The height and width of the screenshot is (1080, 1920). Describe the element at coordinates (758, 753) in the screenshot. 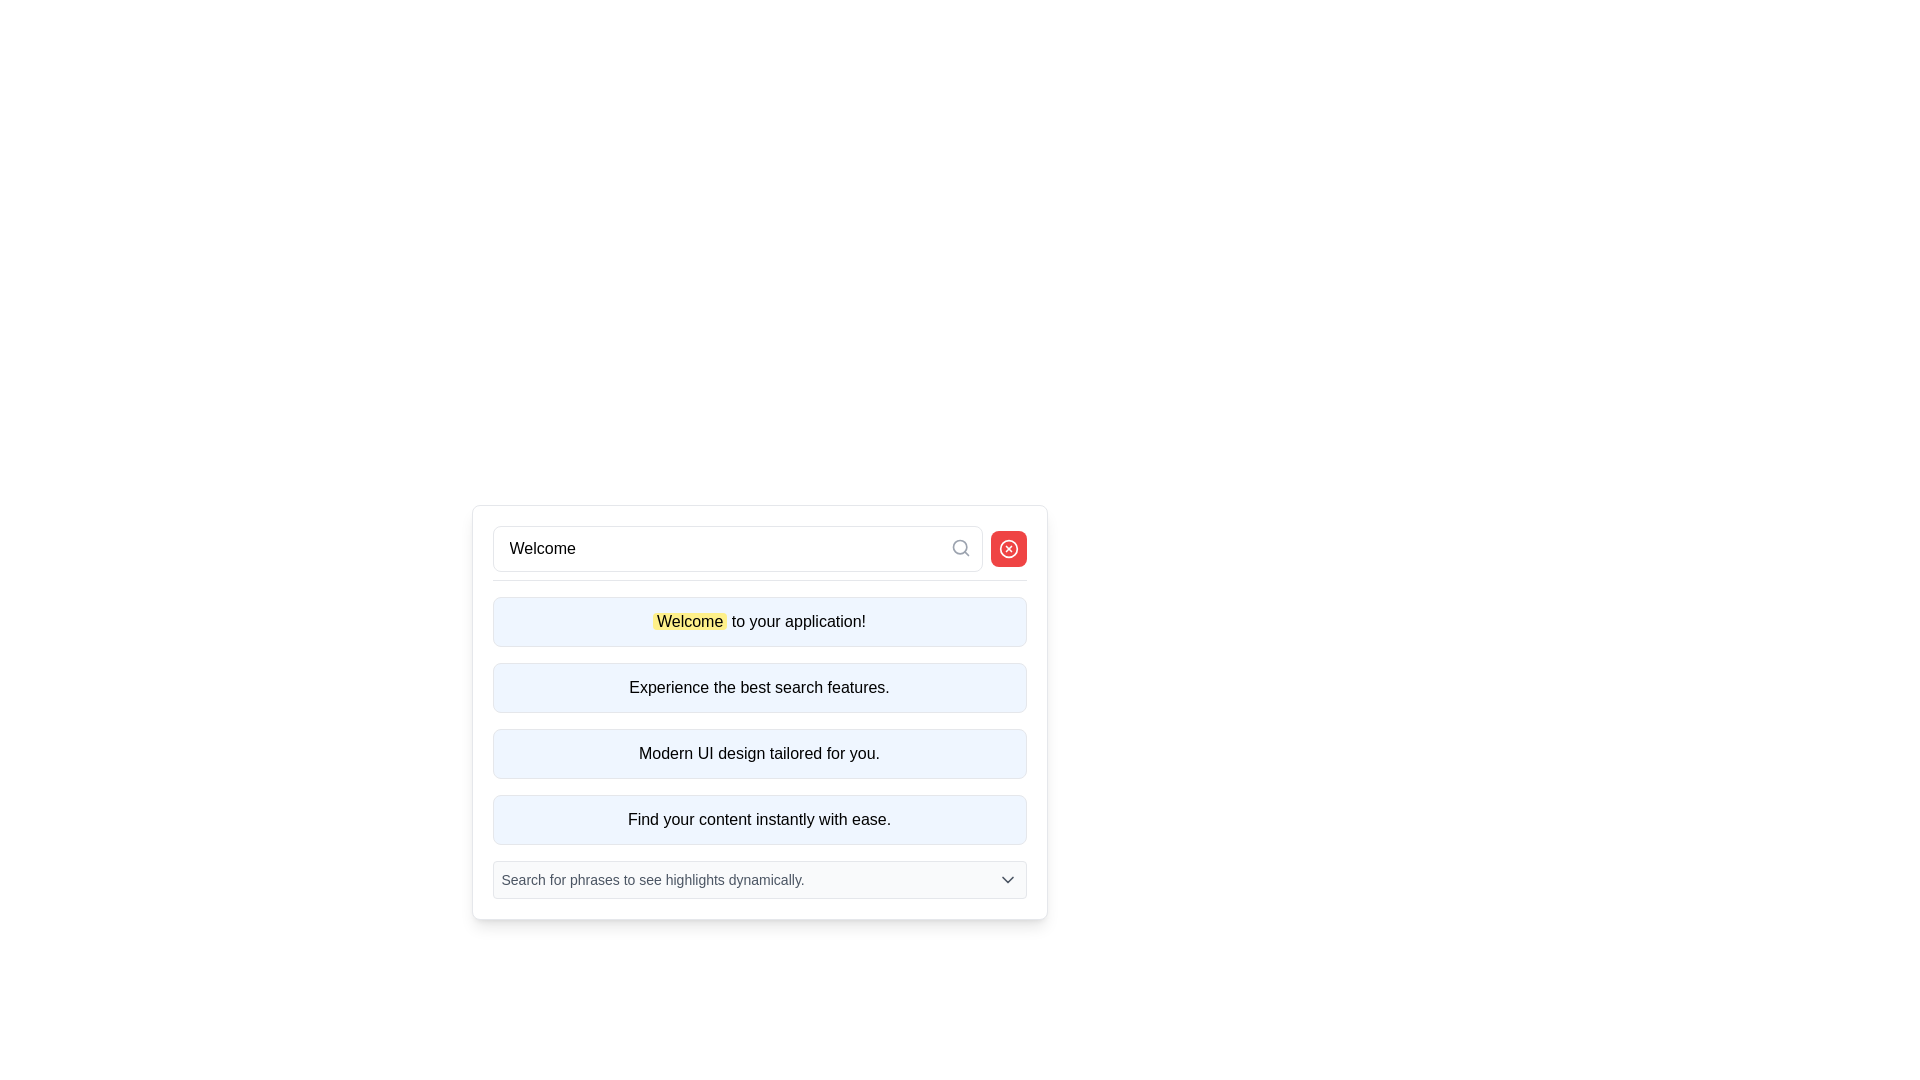

I see `text block that says 'Modern UI design tailored for you.' which is the third item in the list of elements` at that location.